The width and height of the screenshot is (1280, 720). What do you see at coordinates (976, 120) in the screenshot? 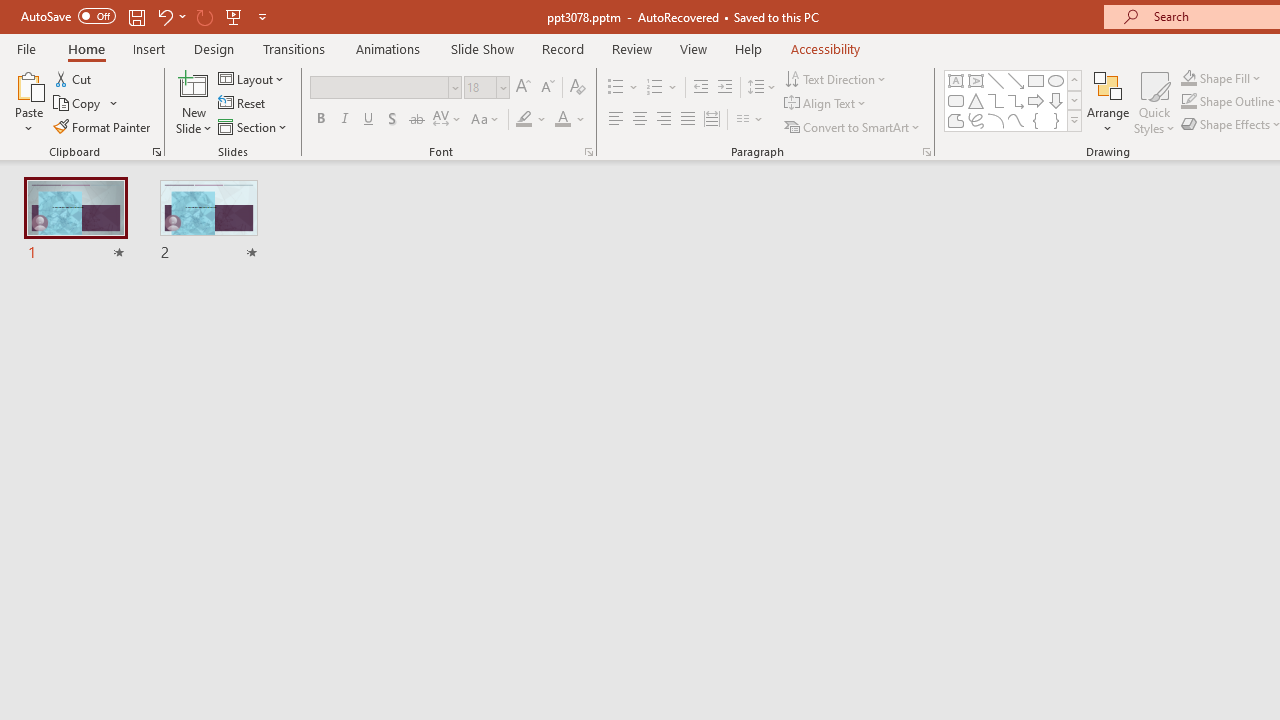
I see `'Freeform: Scribble'` at bounding box center [976, 120].